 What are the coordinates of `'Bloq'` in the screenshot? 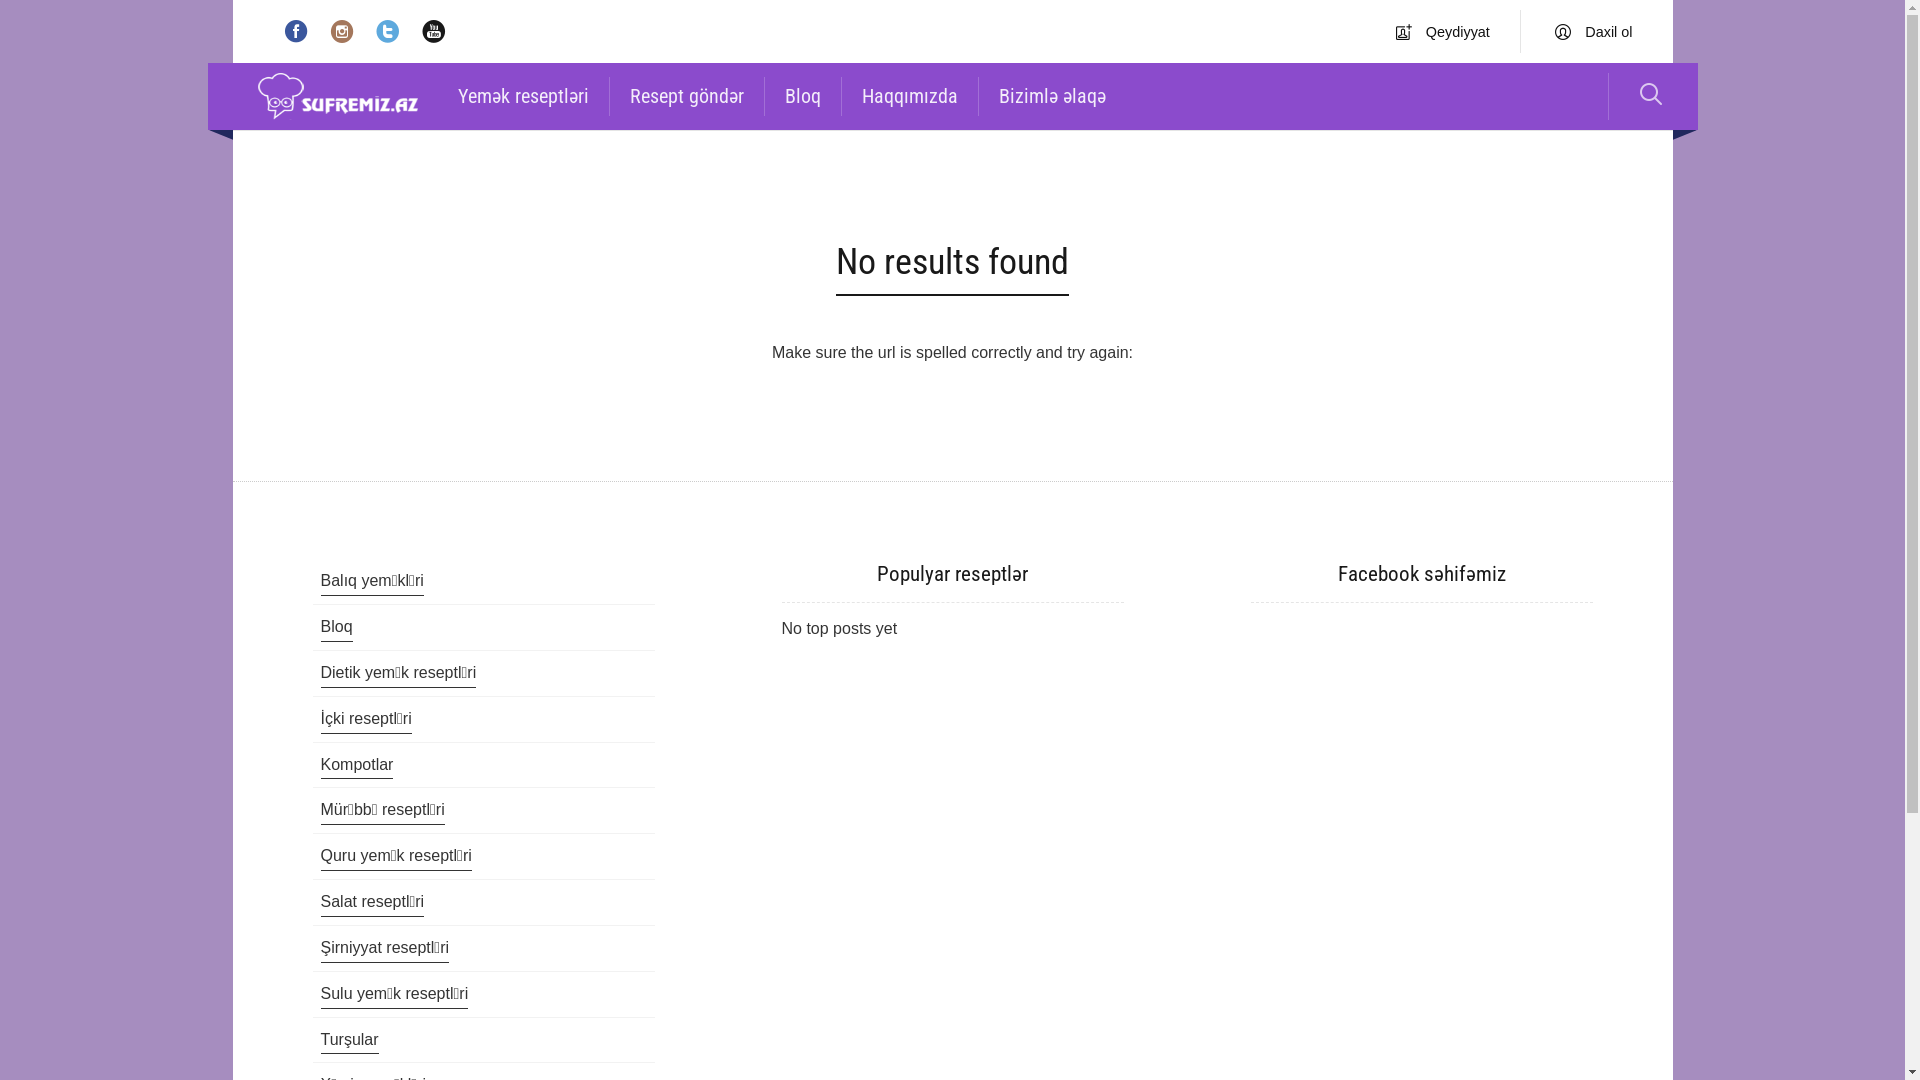 It's located at (801, 96).